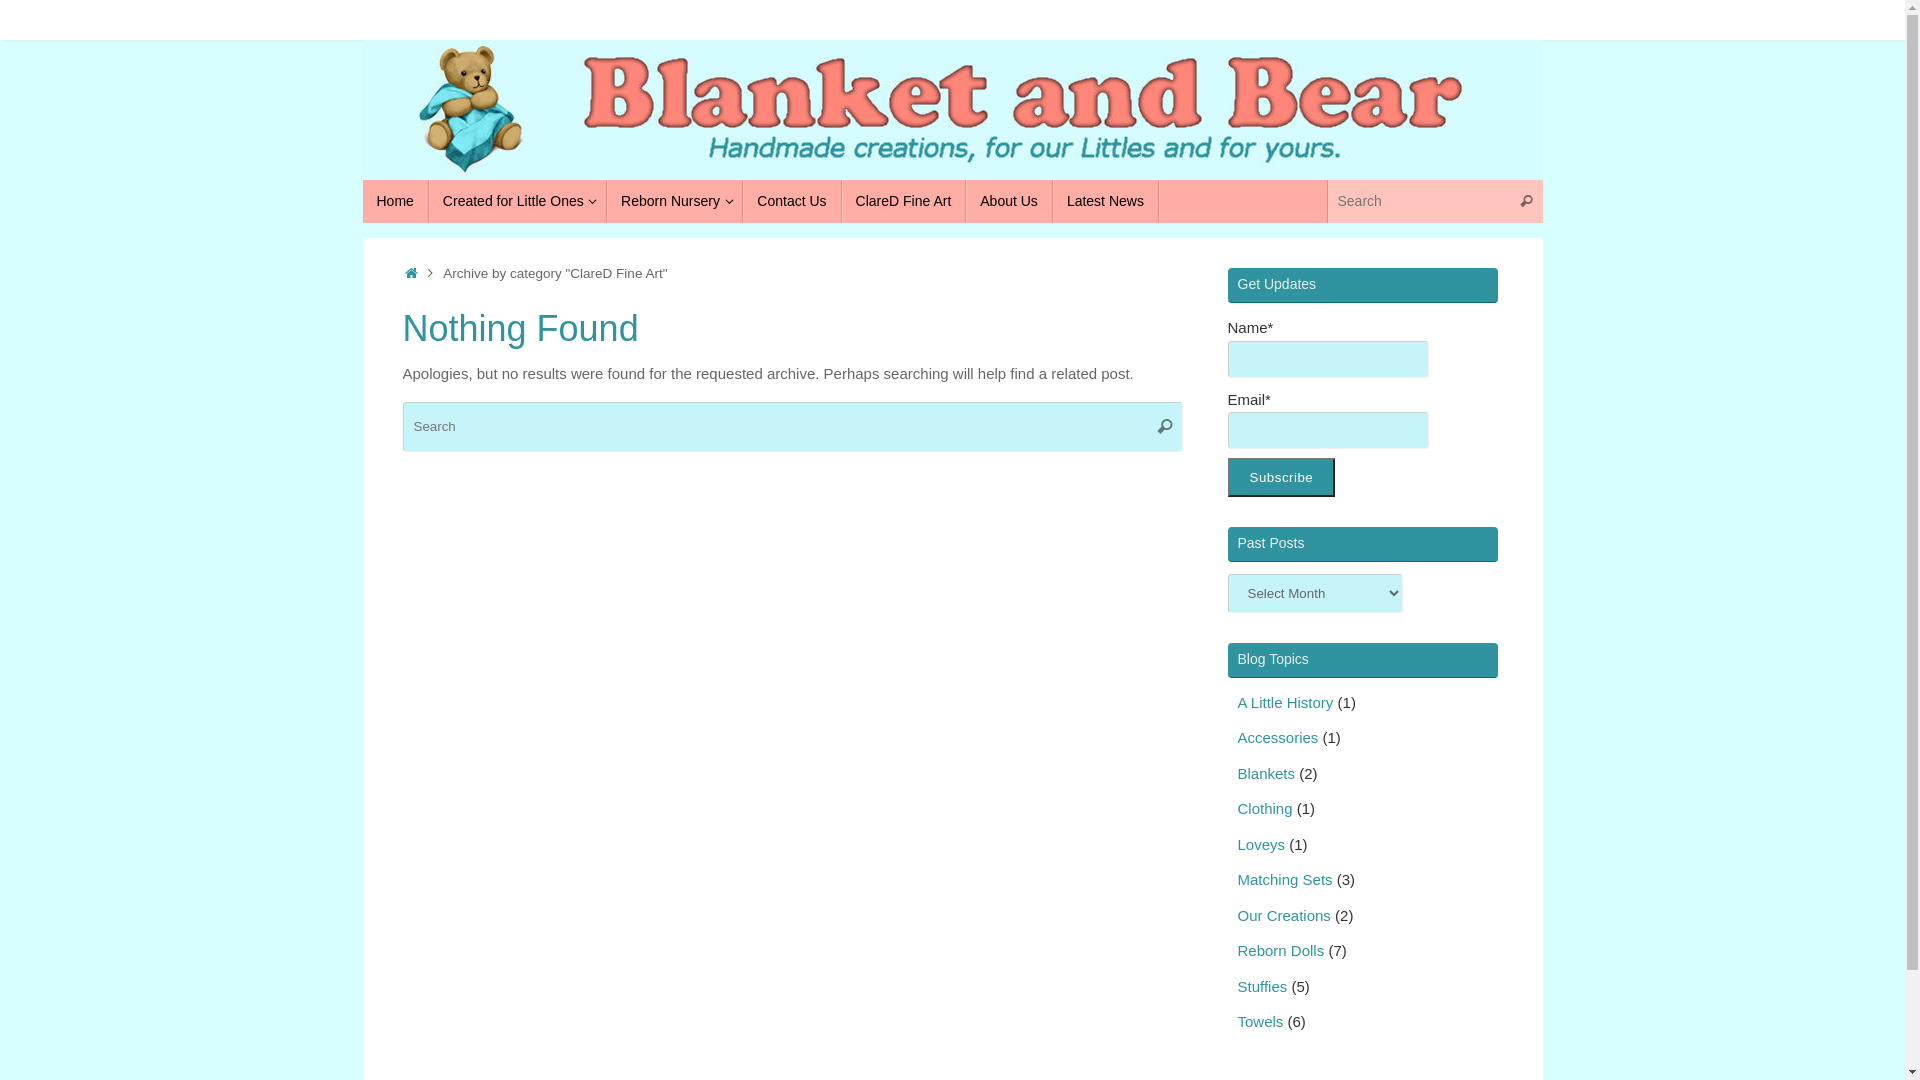 The height and width of the screenshot is (1080, 1920). I want to click on 'Our Creations', so click(1284, 915).